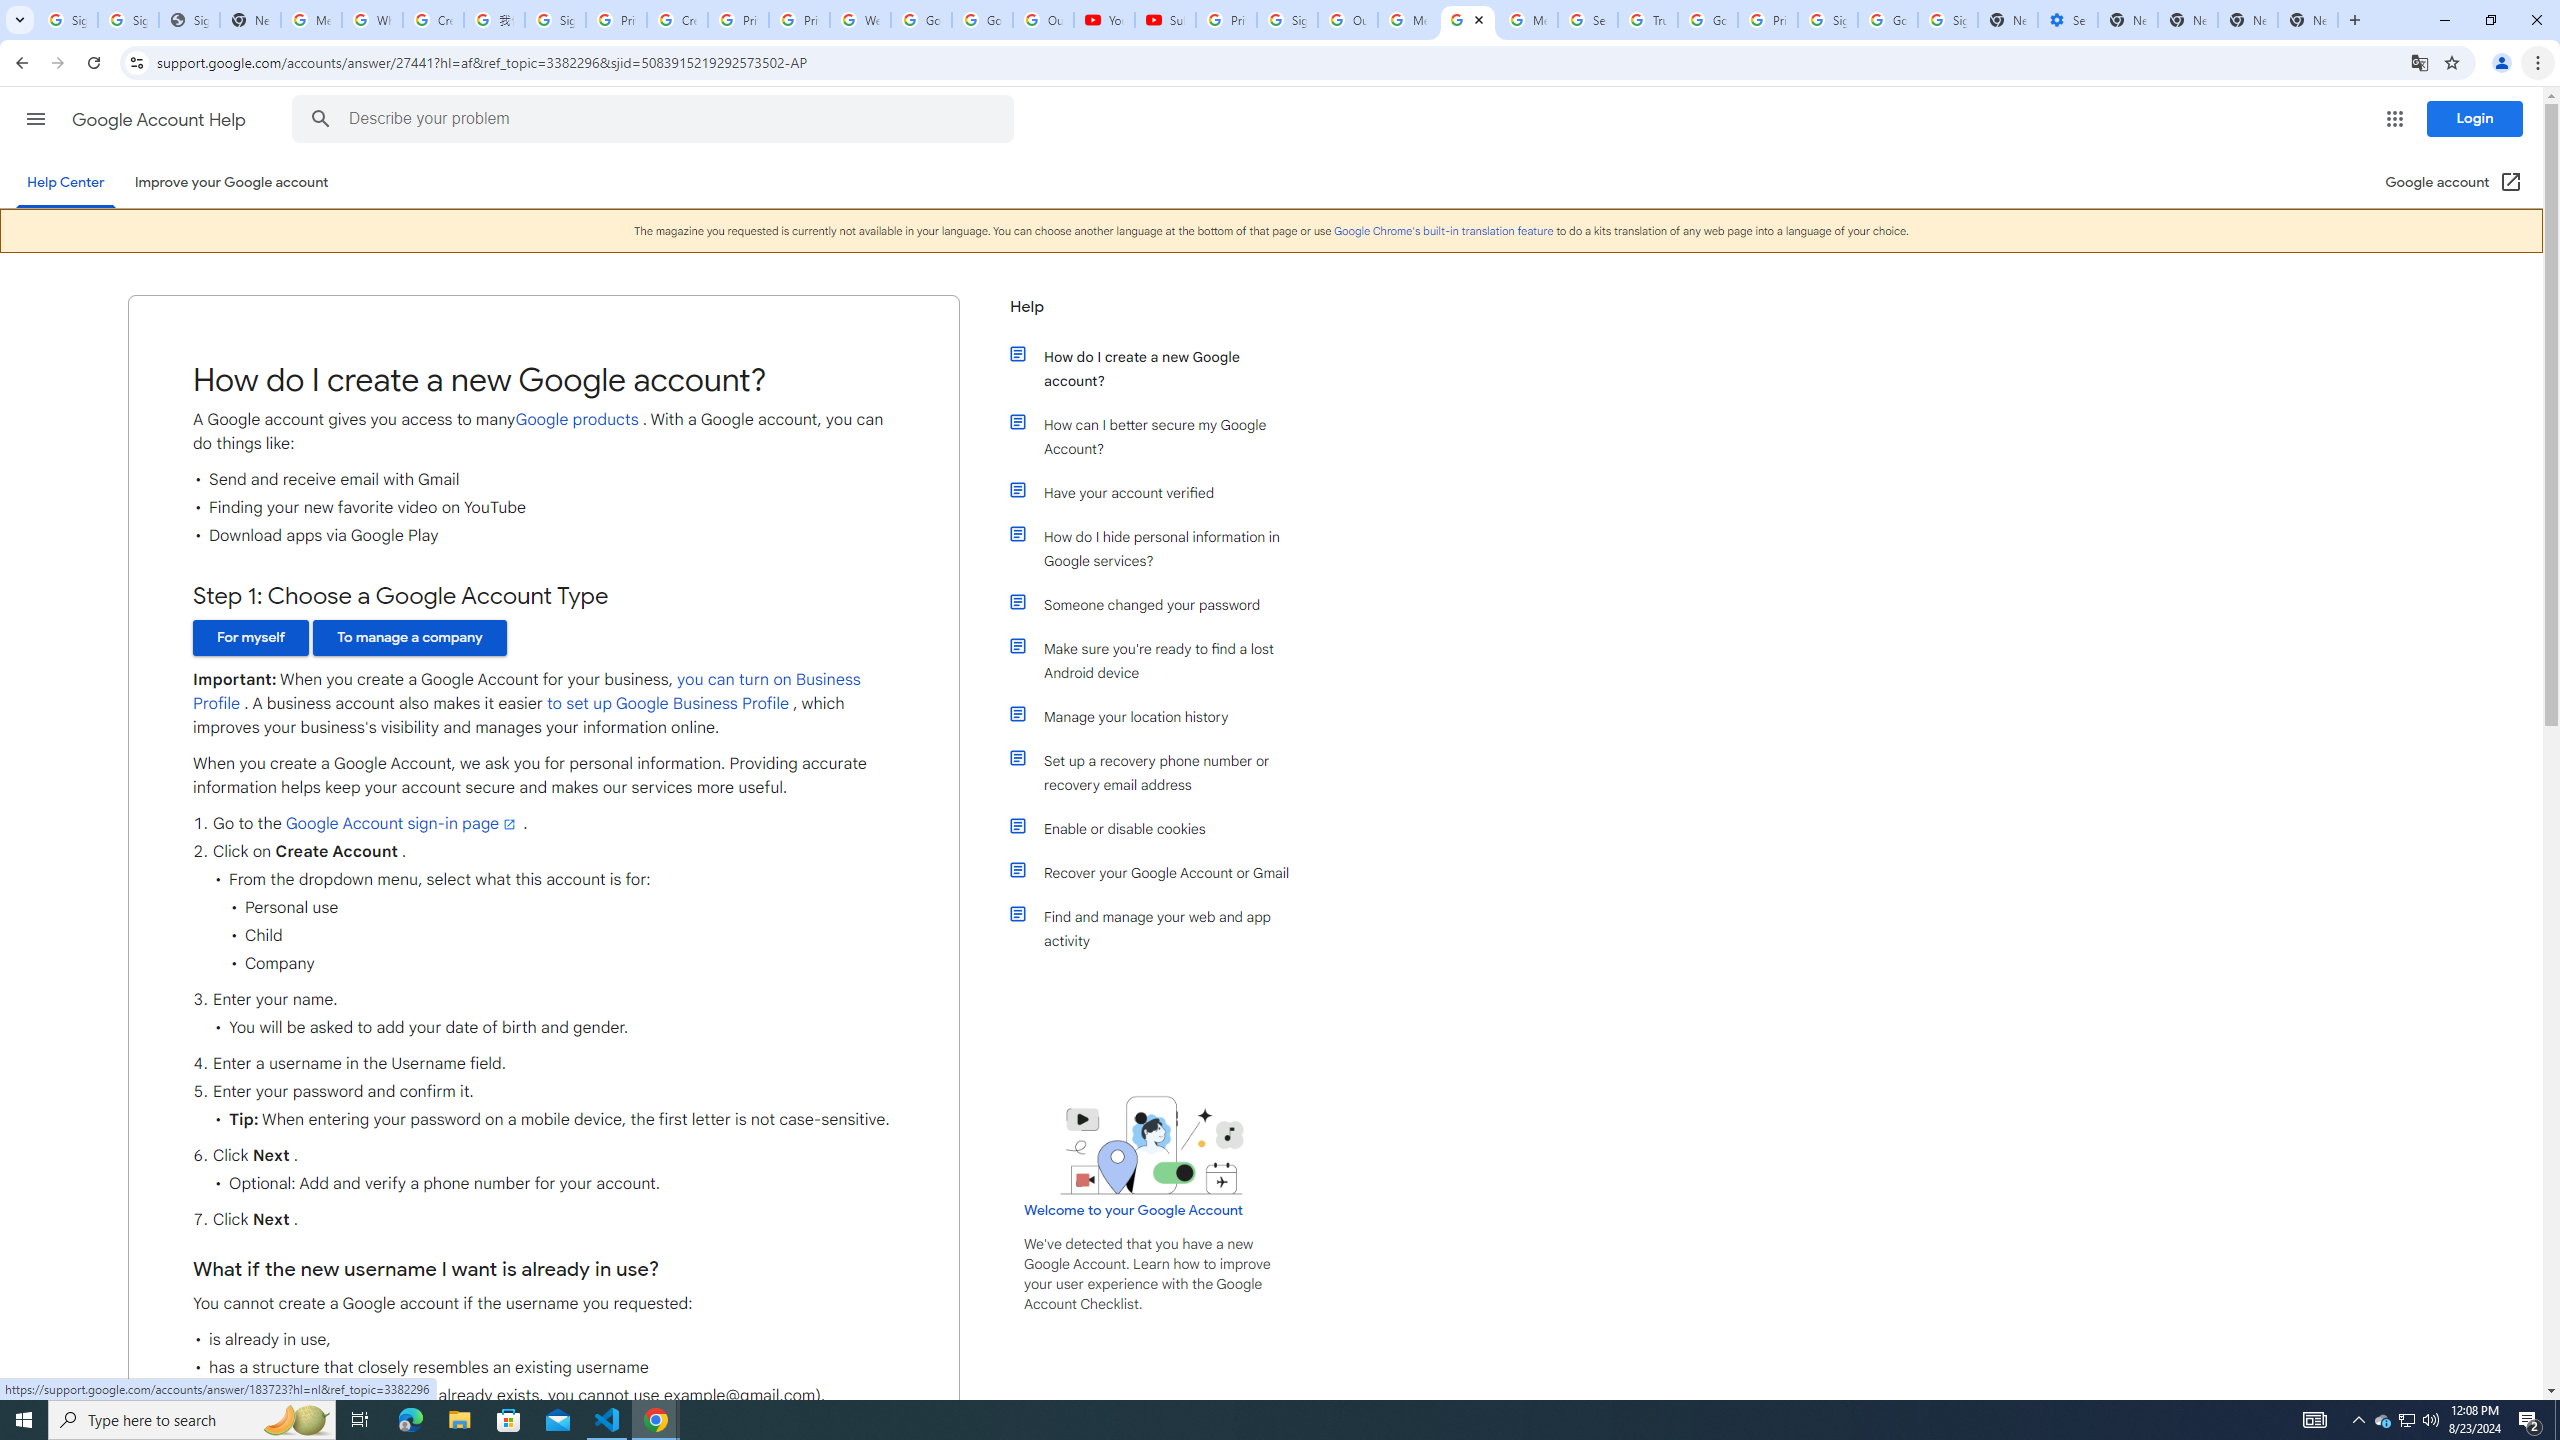 Image resolution: width=2560 pixels, height=1440 pixels. What do you see at coordinates (2474, 118) in the screenshot?
I see `'Login'` at bounding box center [2474, 118].